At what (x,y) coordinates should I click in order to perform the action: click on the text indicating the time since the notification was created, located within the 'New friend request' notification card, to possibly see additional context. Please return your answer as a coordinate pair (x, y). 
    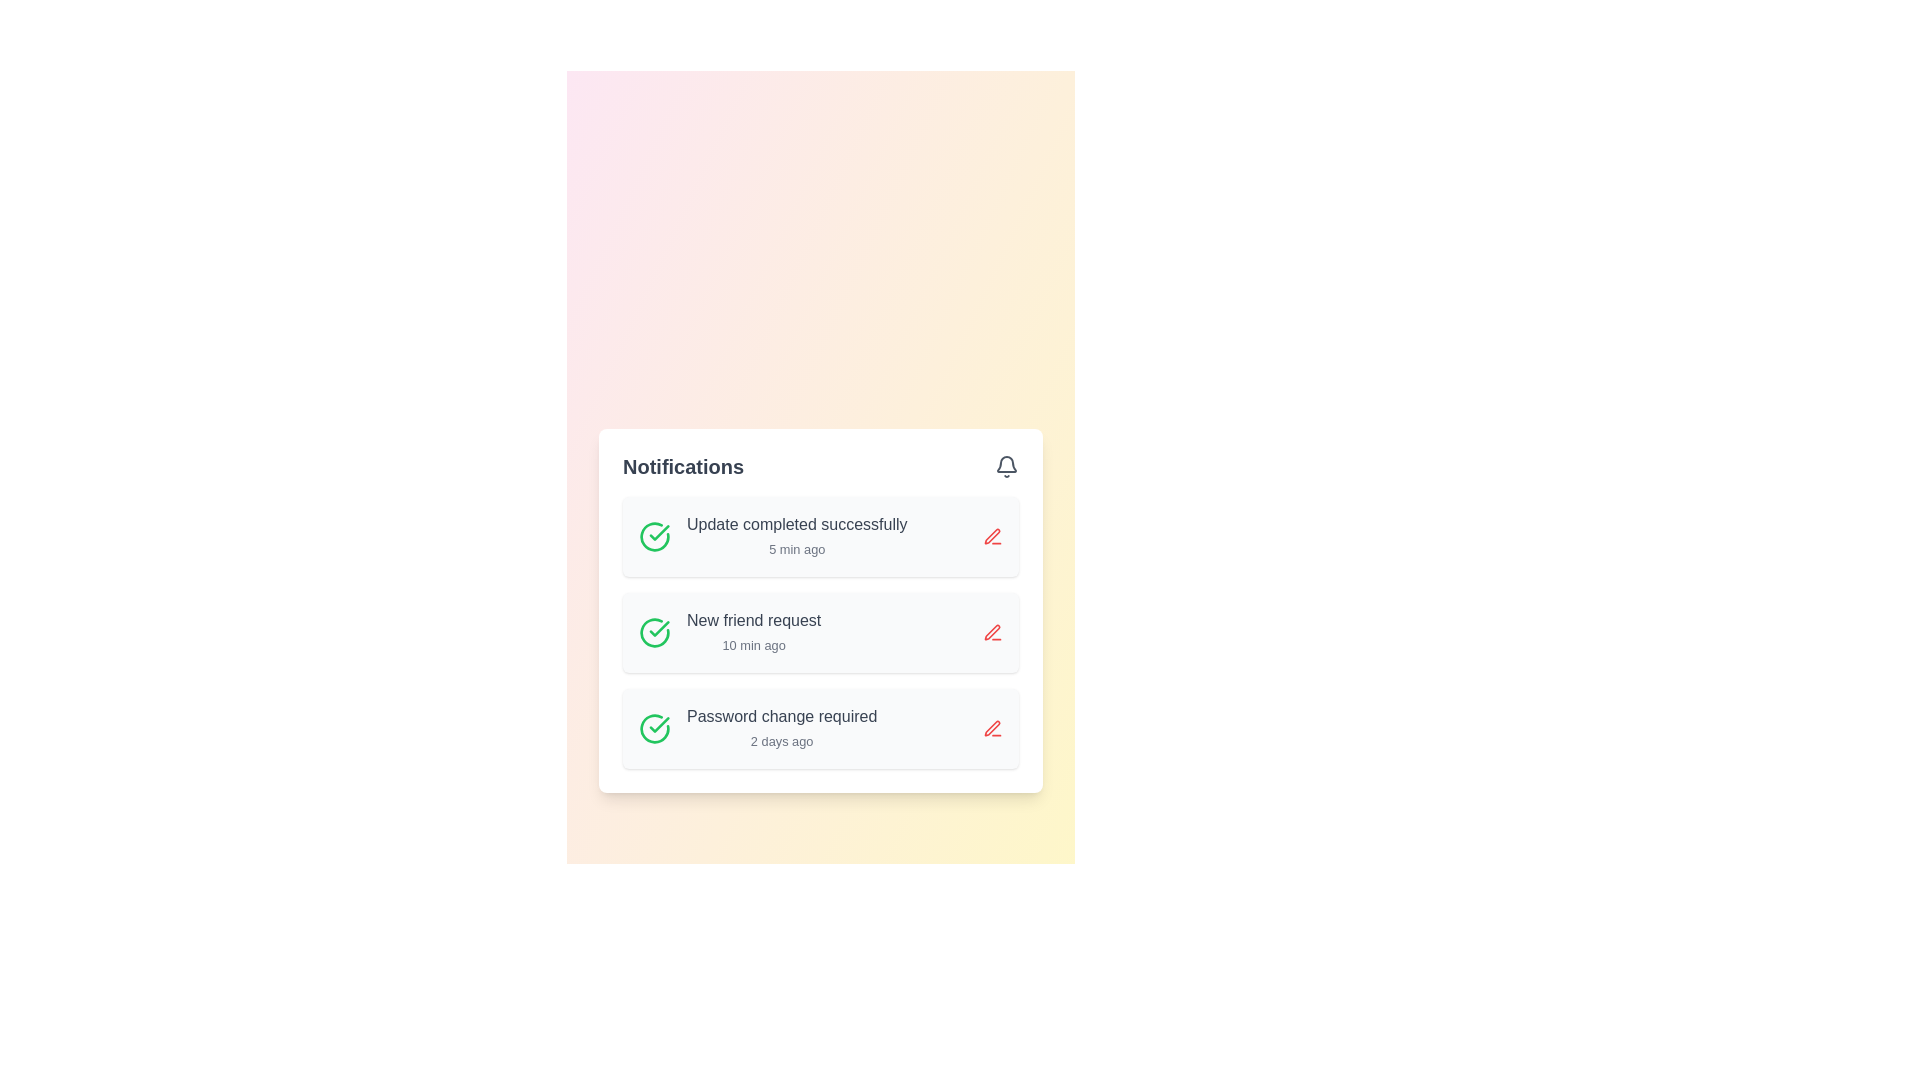
    Looking at the image, I should click on (753, 645).